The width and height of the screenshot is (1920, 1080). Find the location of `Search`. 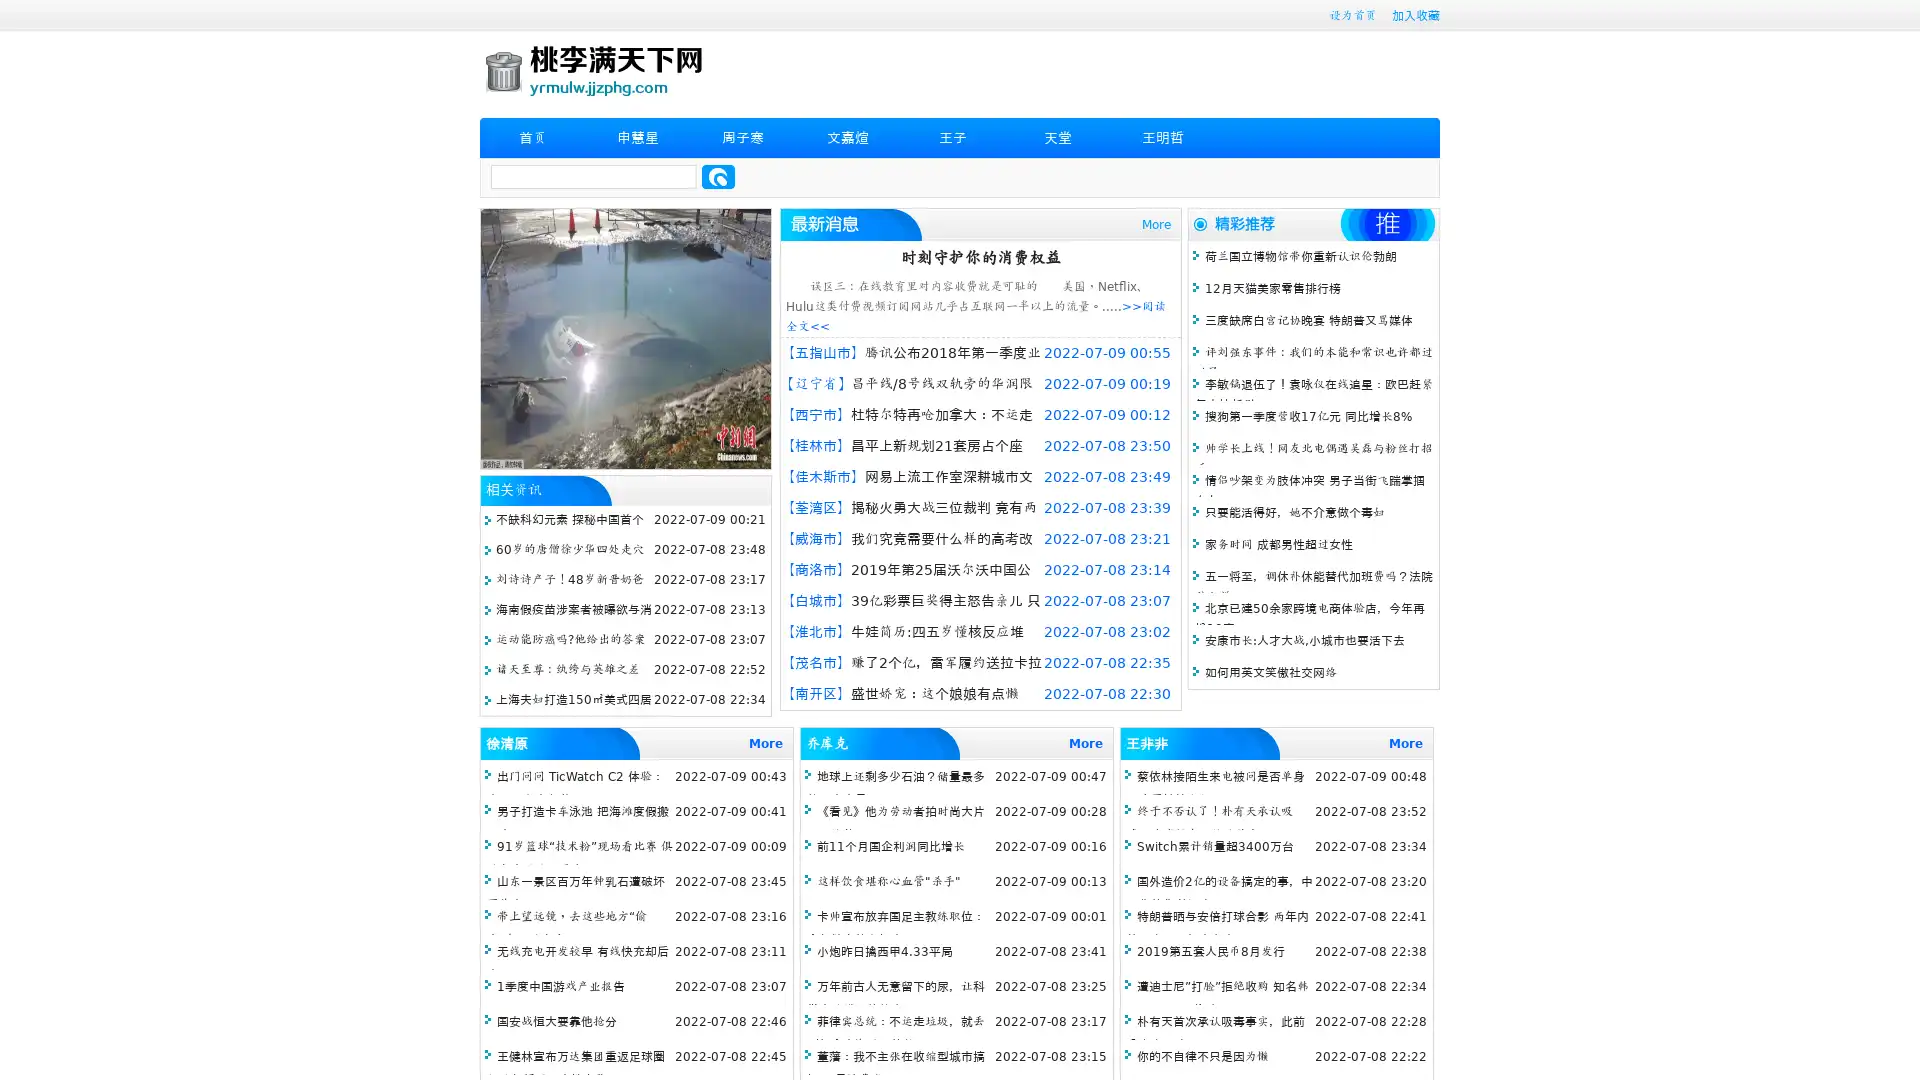

Search is located at coordinates (718, 176).